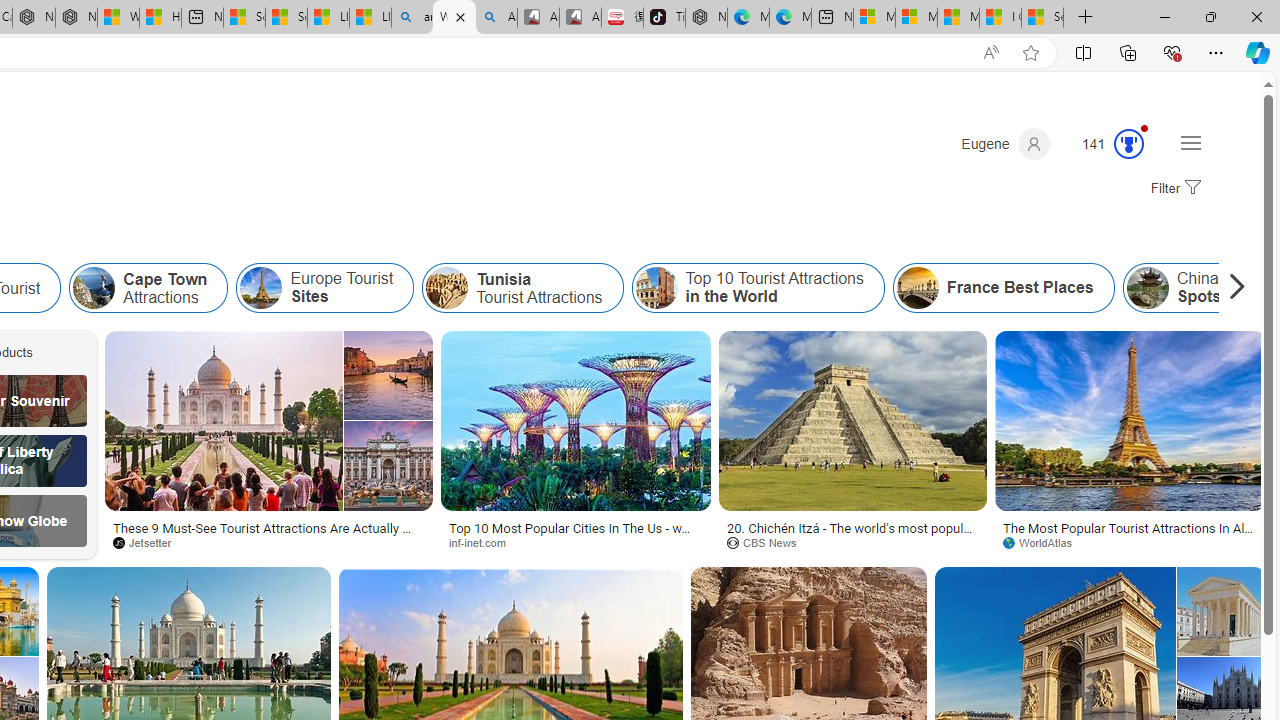 The height and width of the screenshot is (720, 1280). I want to click on 'Filter', so click(1173, 189).